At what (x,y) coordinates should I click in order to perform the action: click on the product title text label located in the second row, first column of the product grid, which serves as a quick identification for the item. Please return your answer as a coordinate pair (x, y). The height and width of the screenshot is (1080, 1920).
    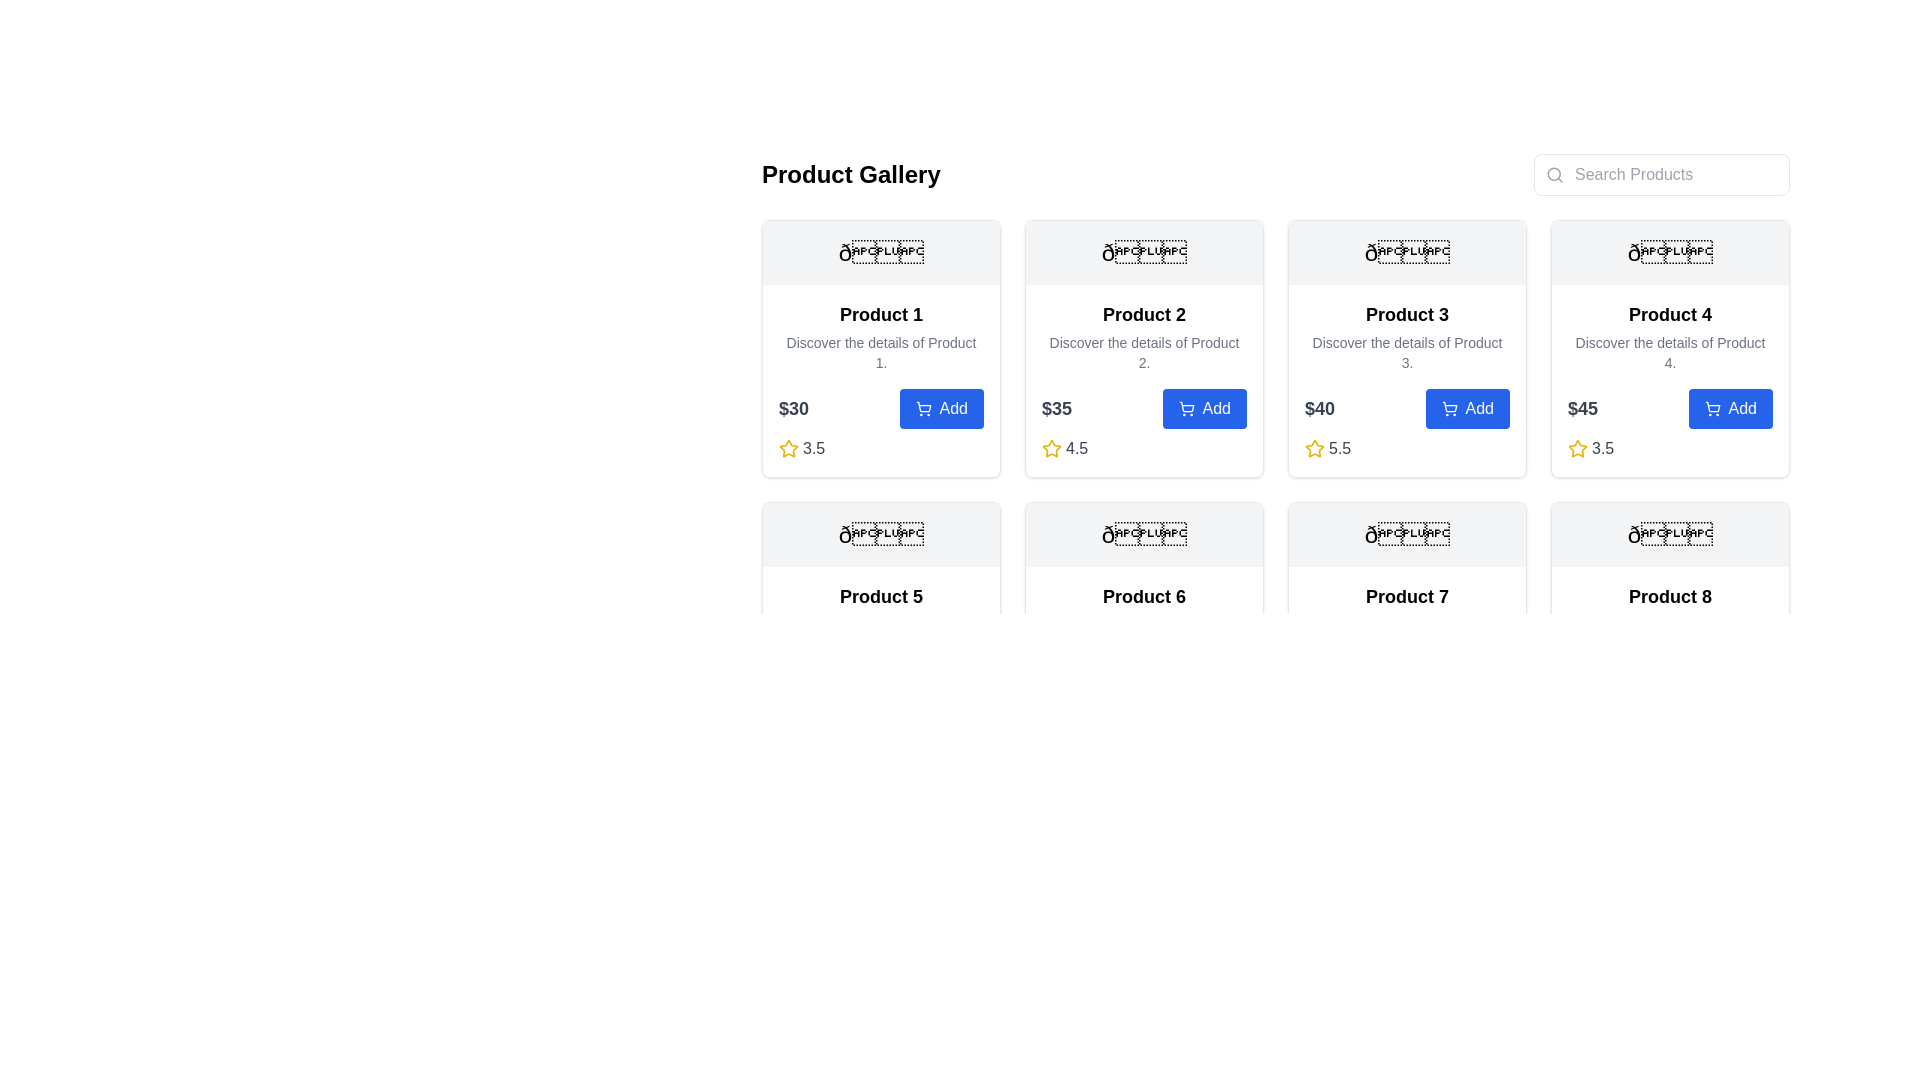
    Looking at the image, I should click on (880, 596).